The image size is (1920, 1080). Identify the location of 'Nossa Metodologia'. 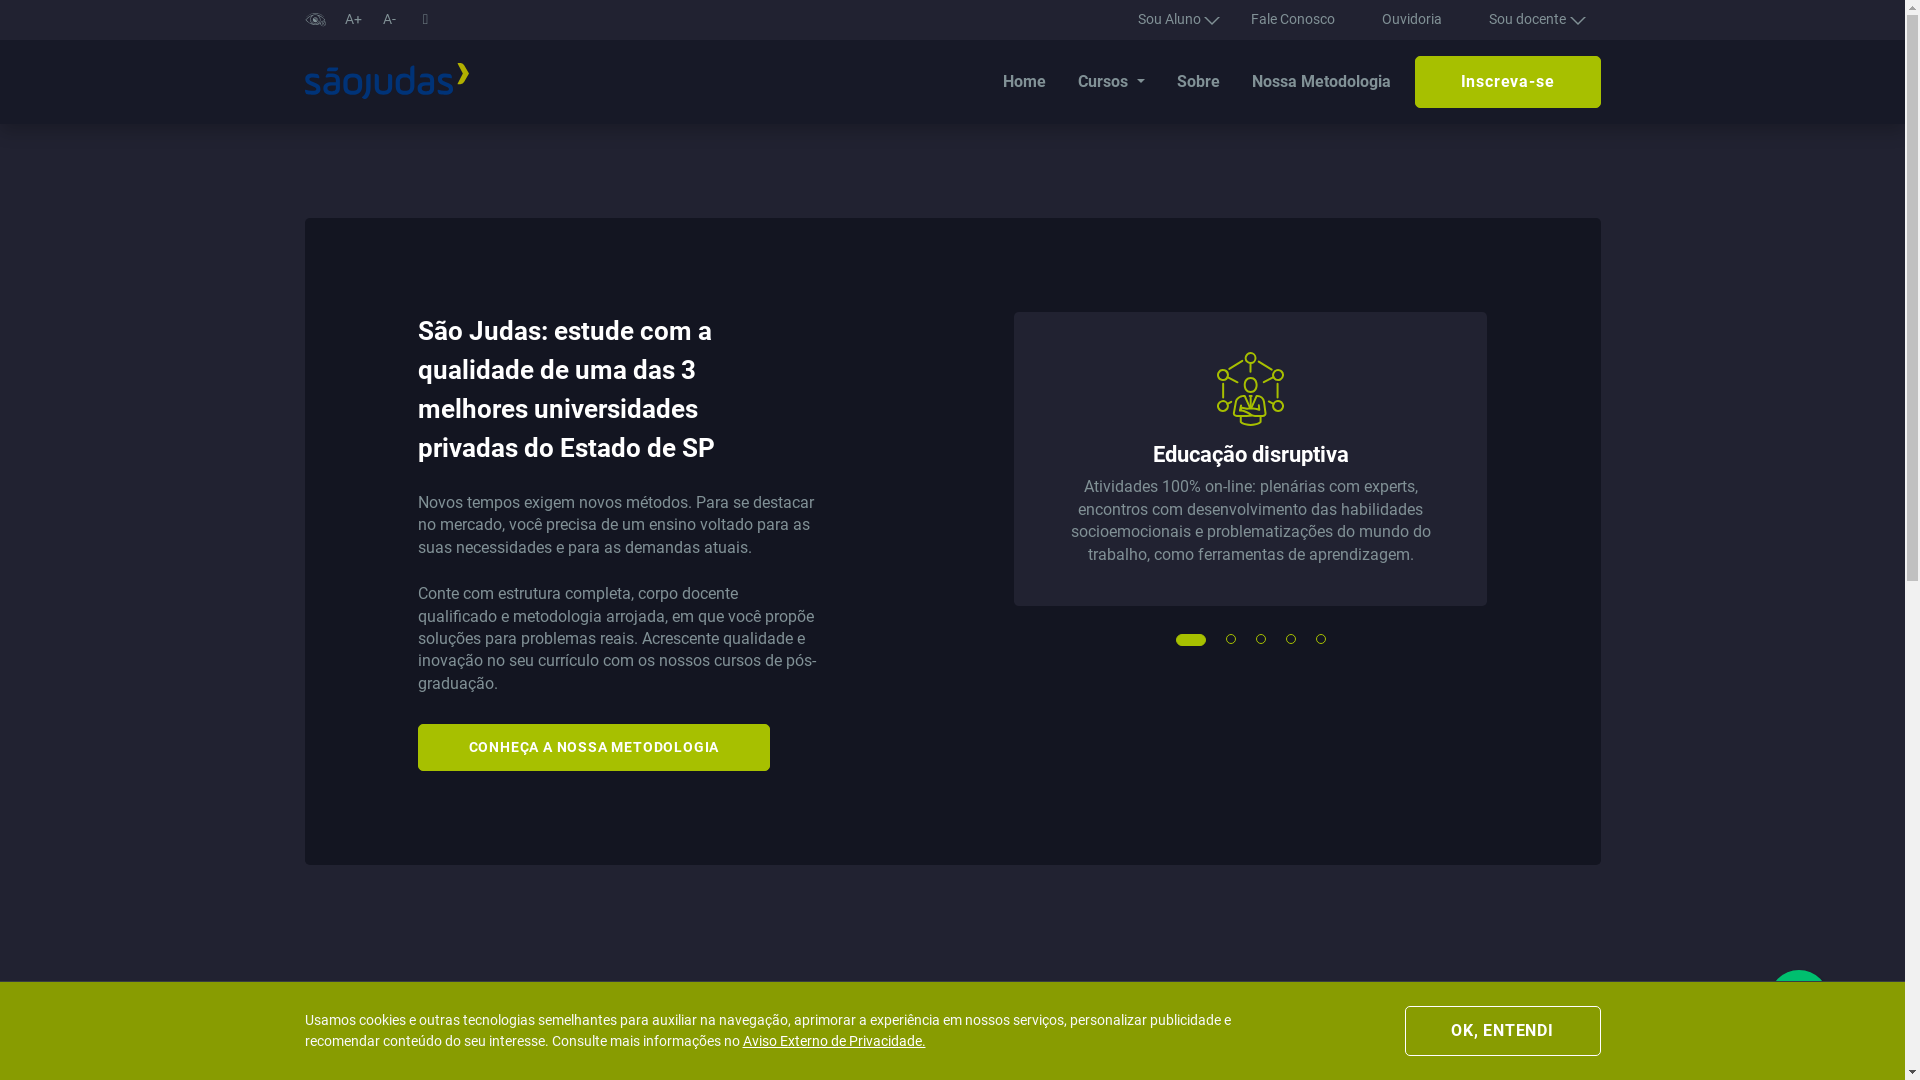
(1321, 80).